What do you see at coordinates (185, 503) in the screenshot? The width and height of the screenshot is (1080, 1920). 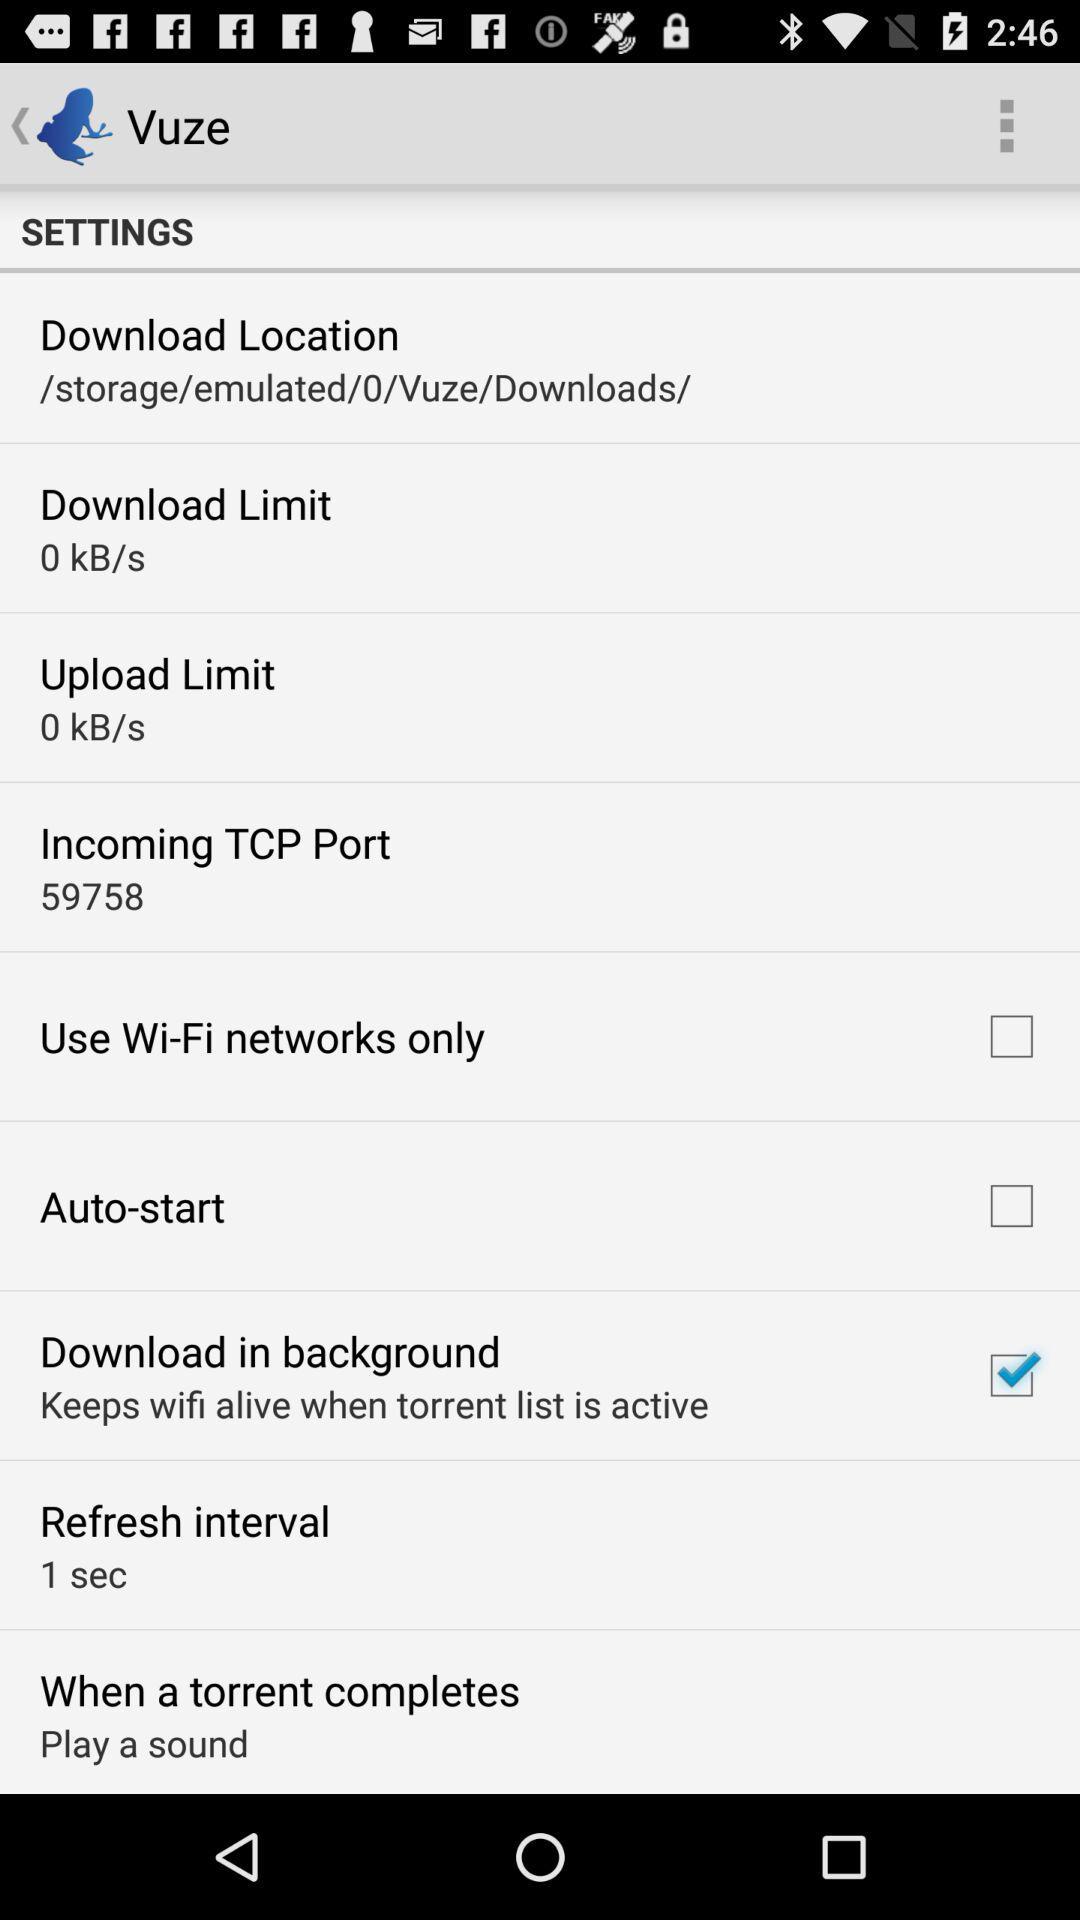 I see `the download limit` at bounding box center [185, 503].